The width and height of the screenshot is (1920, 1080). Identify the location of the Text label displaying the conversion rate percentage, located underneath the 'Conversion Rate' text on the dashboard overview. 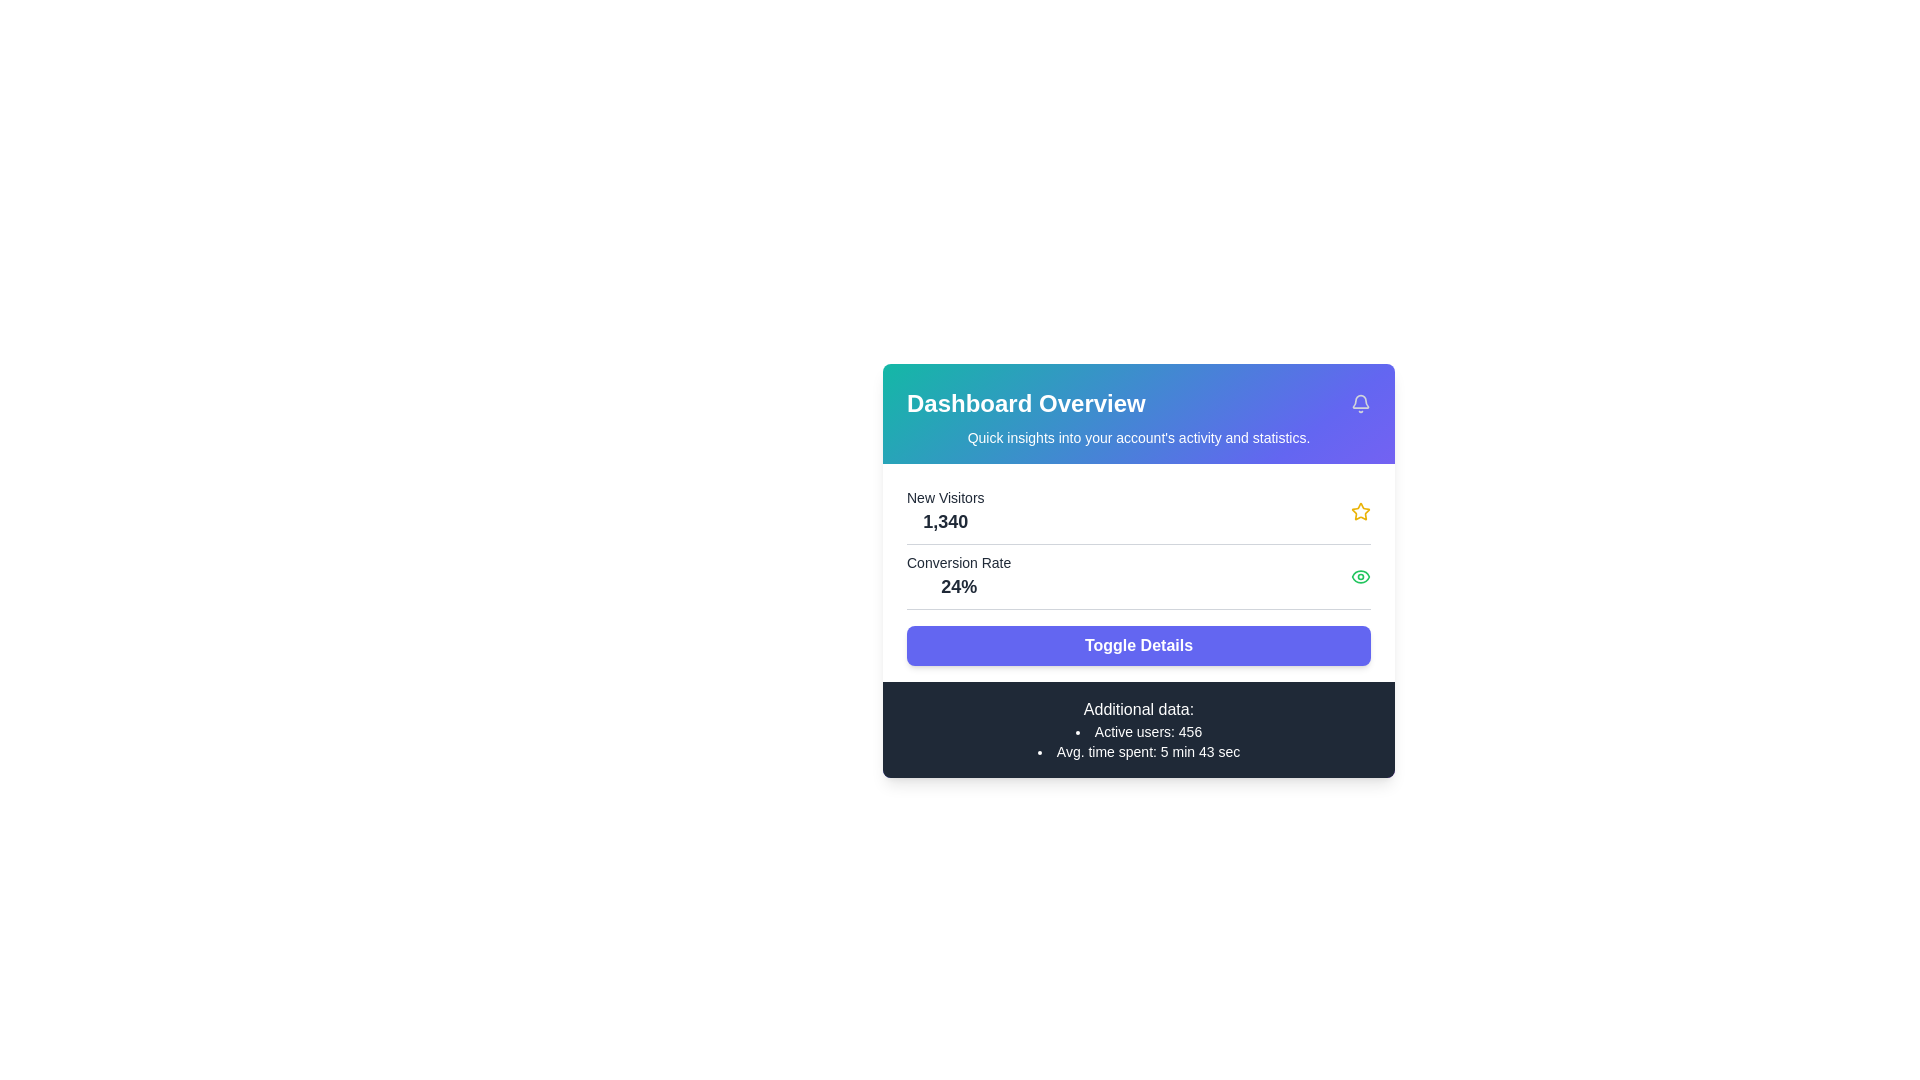
(958, 585).